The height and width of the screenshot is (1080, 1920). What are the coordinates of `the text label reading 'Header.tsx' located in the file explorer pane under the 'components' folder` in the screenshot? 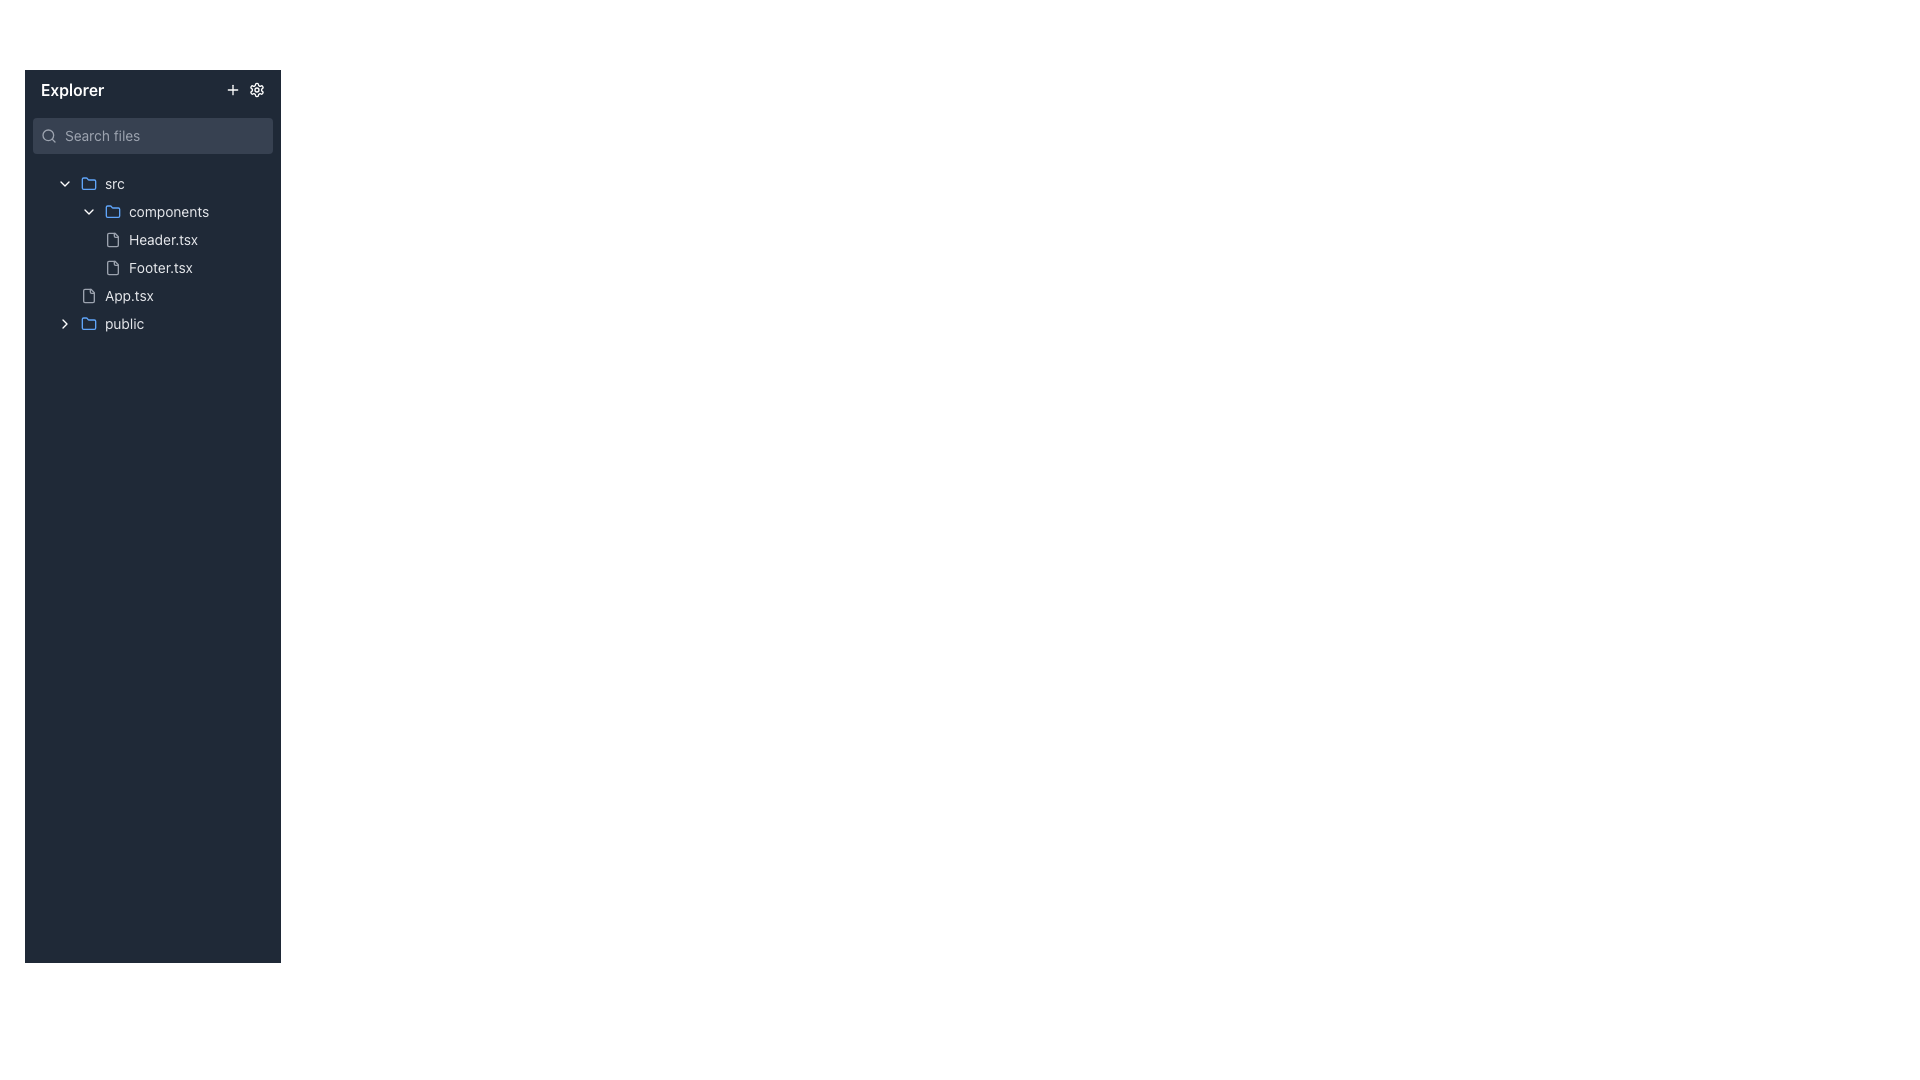 It's located at (163, 238).